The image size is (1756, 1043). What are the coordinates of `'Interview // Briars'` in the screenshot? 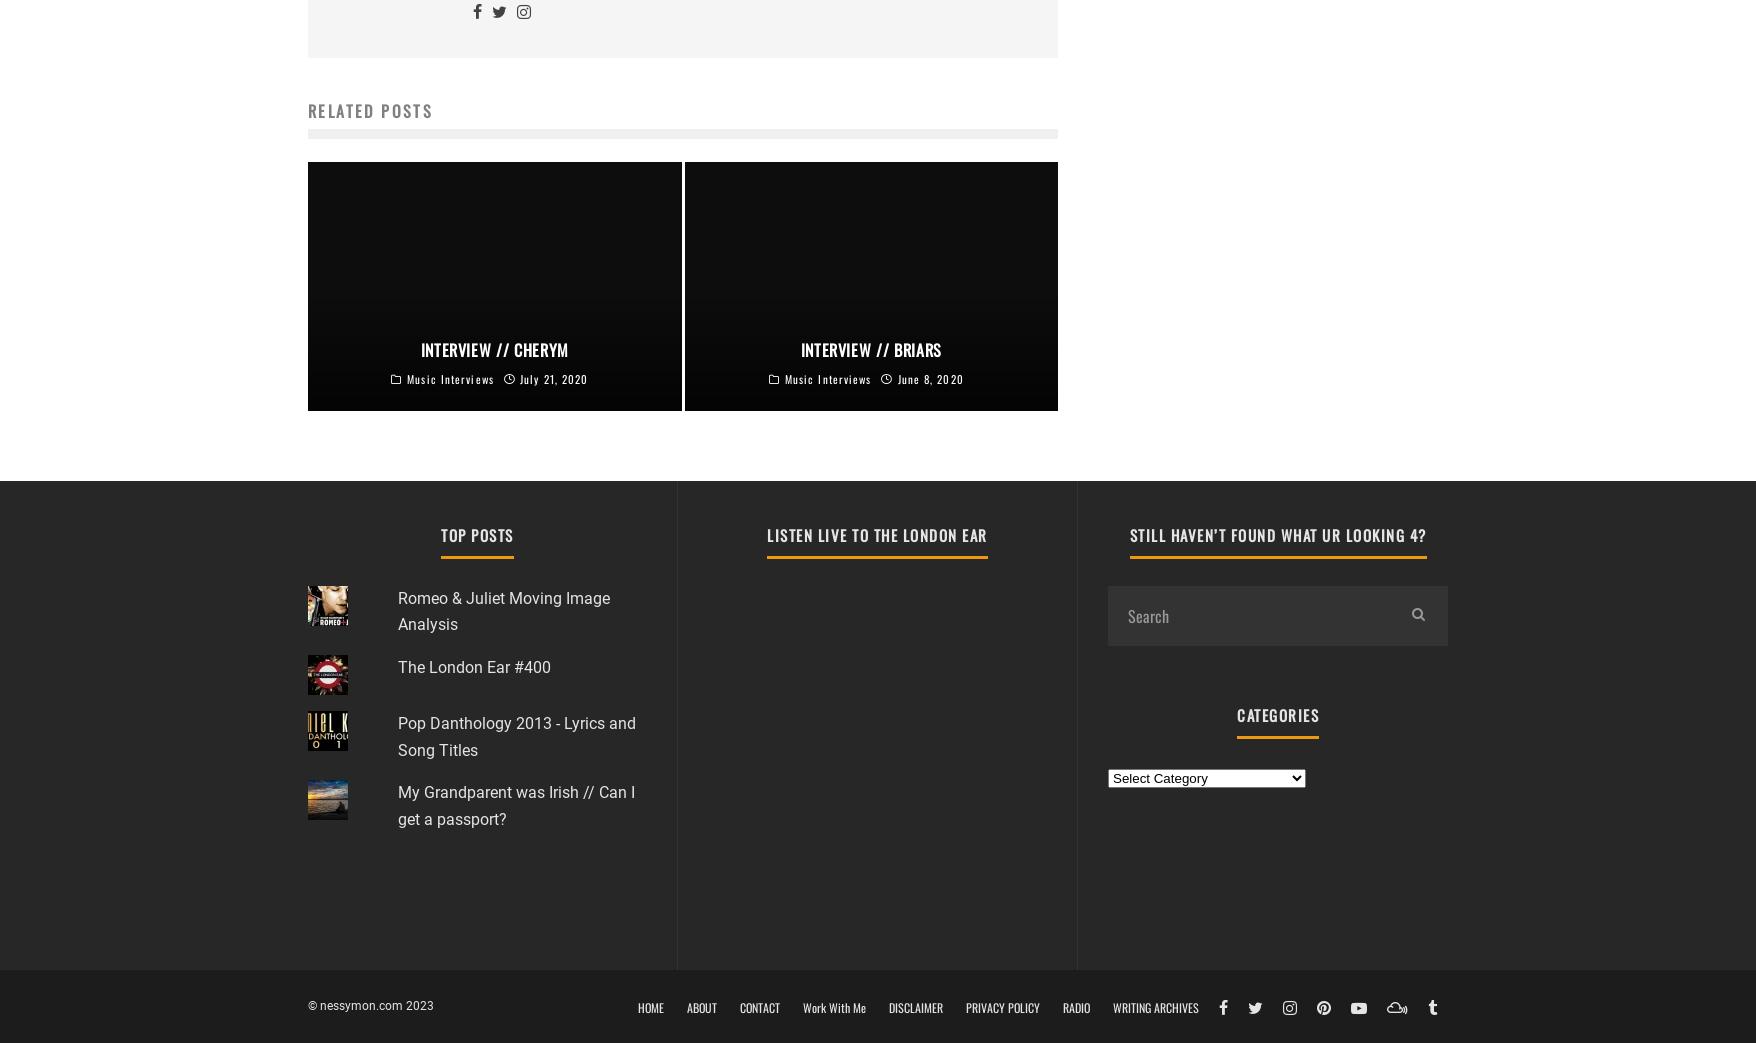 It's located at (869, 349).